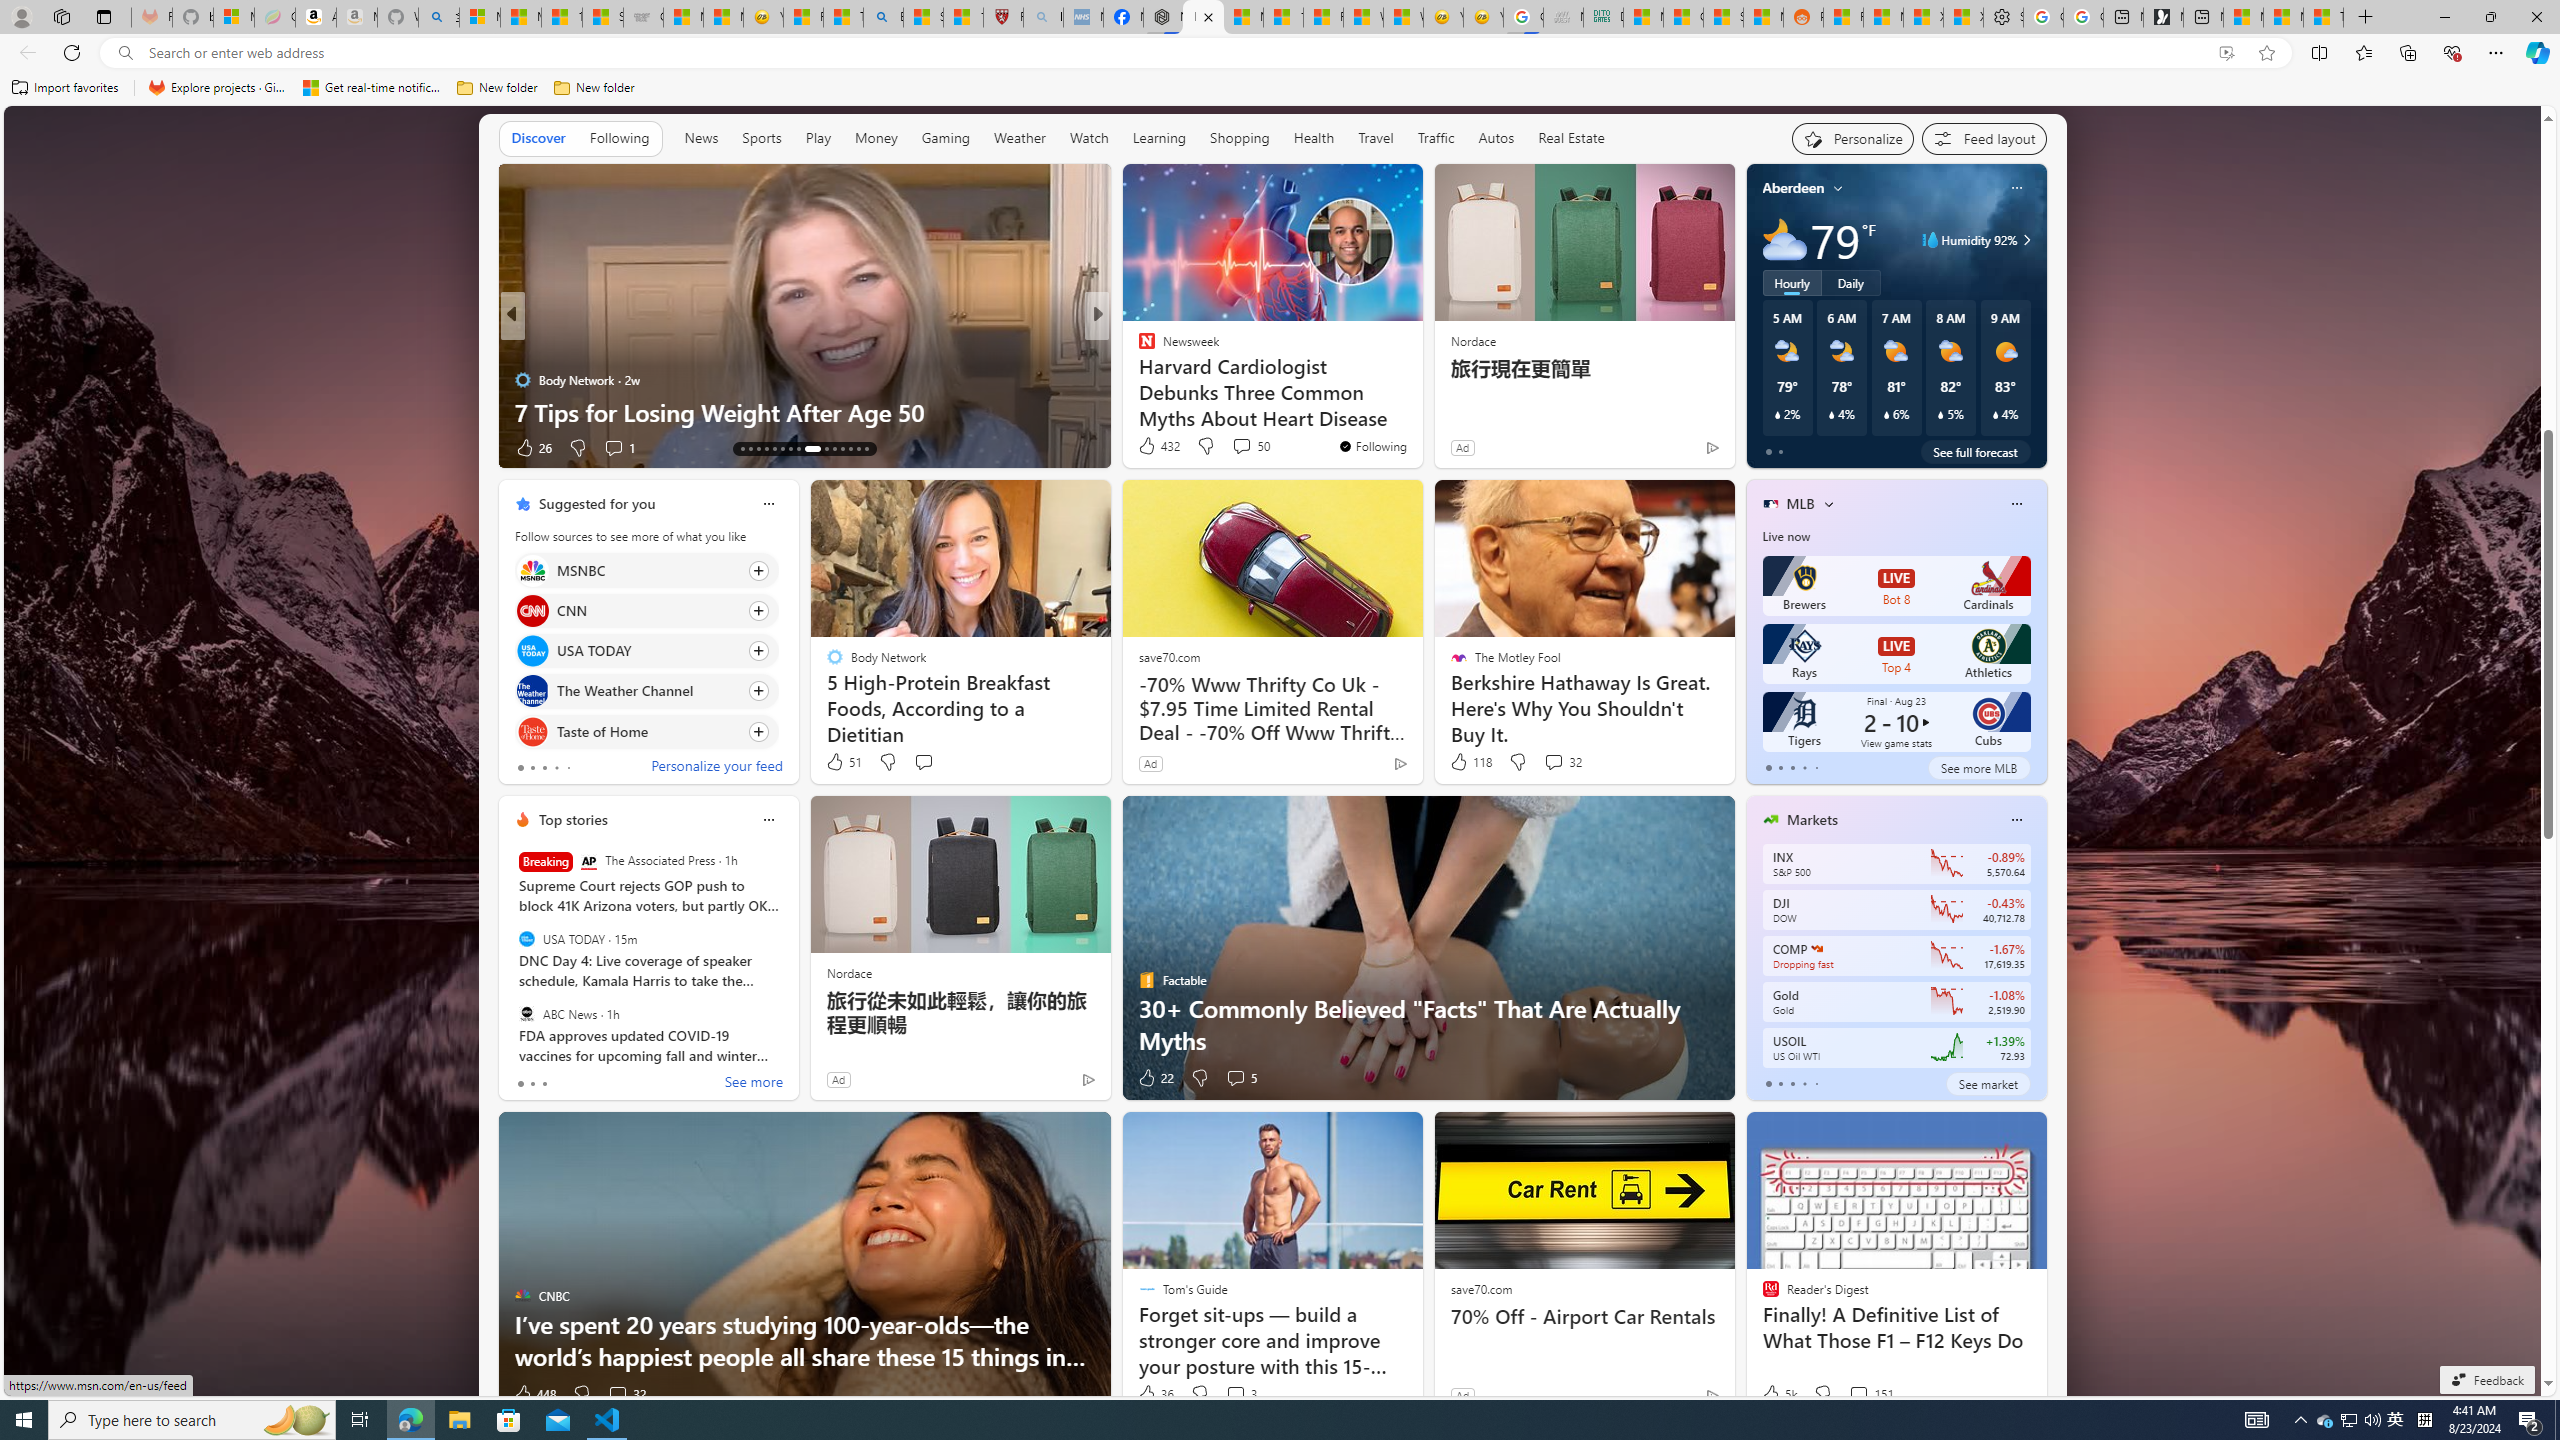  What do you see at coordinates (1784, 238) in the screenshot?
I see `'Mostly cloudy'` at bounding box center [1784, 238].